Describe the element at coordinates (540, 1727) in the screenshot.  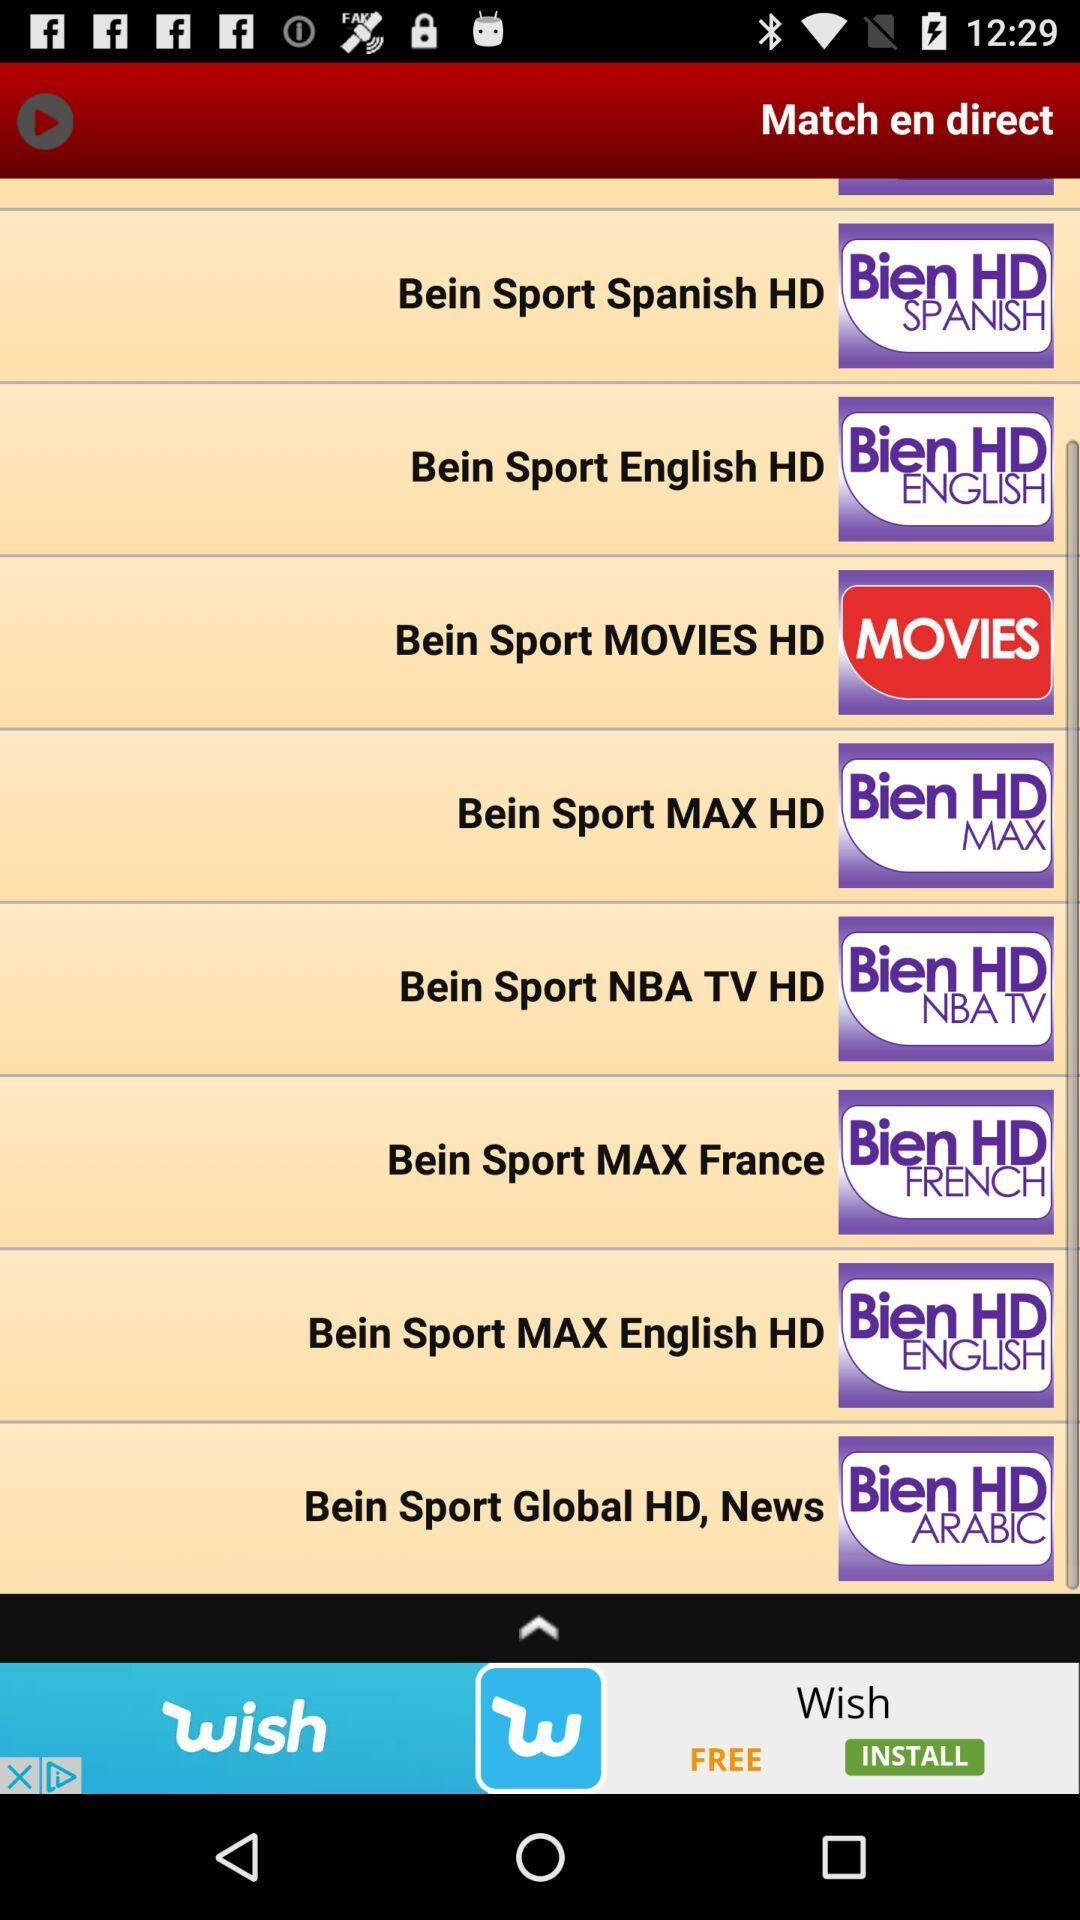
I see `advertisement` at that location.